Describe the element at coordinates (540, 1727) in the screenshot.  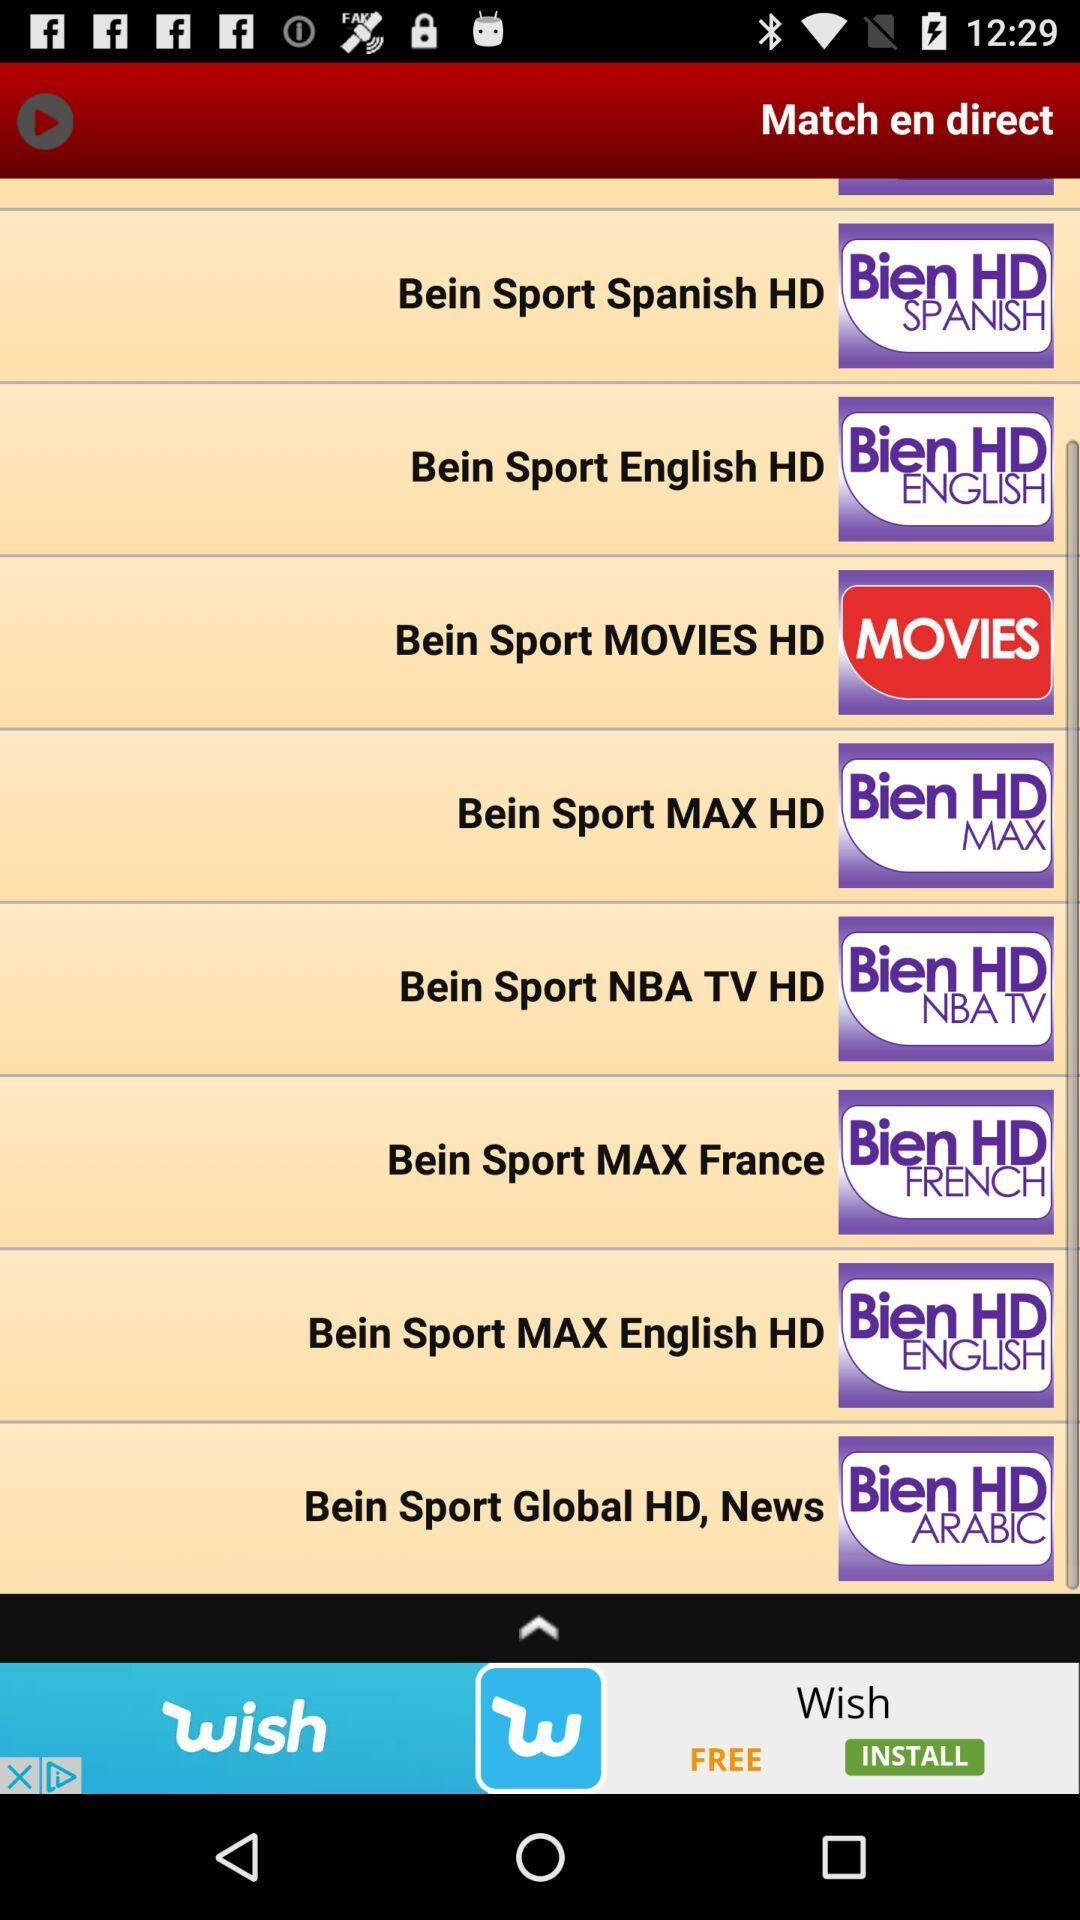
I see `advertisement` at that location.